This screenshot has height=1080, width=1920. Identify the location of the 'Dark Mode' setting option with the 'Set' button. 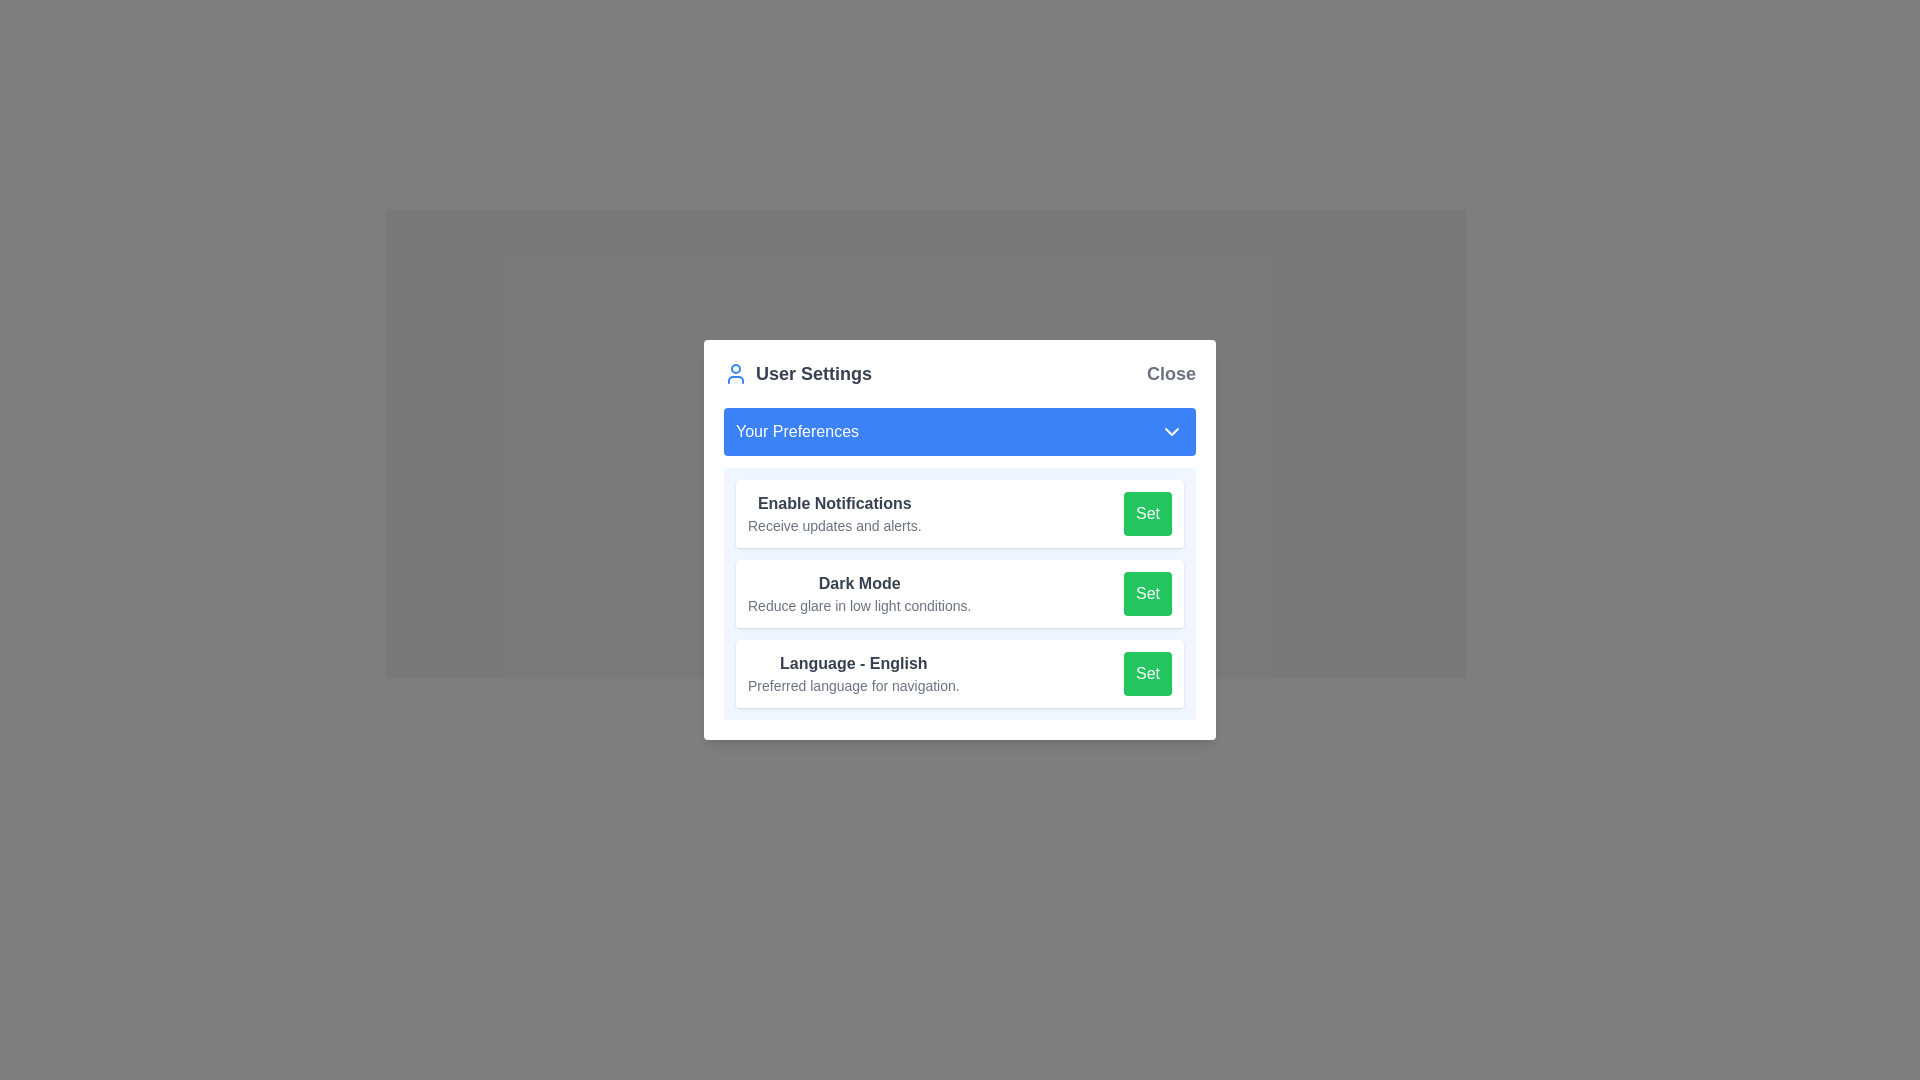
(960, 593).